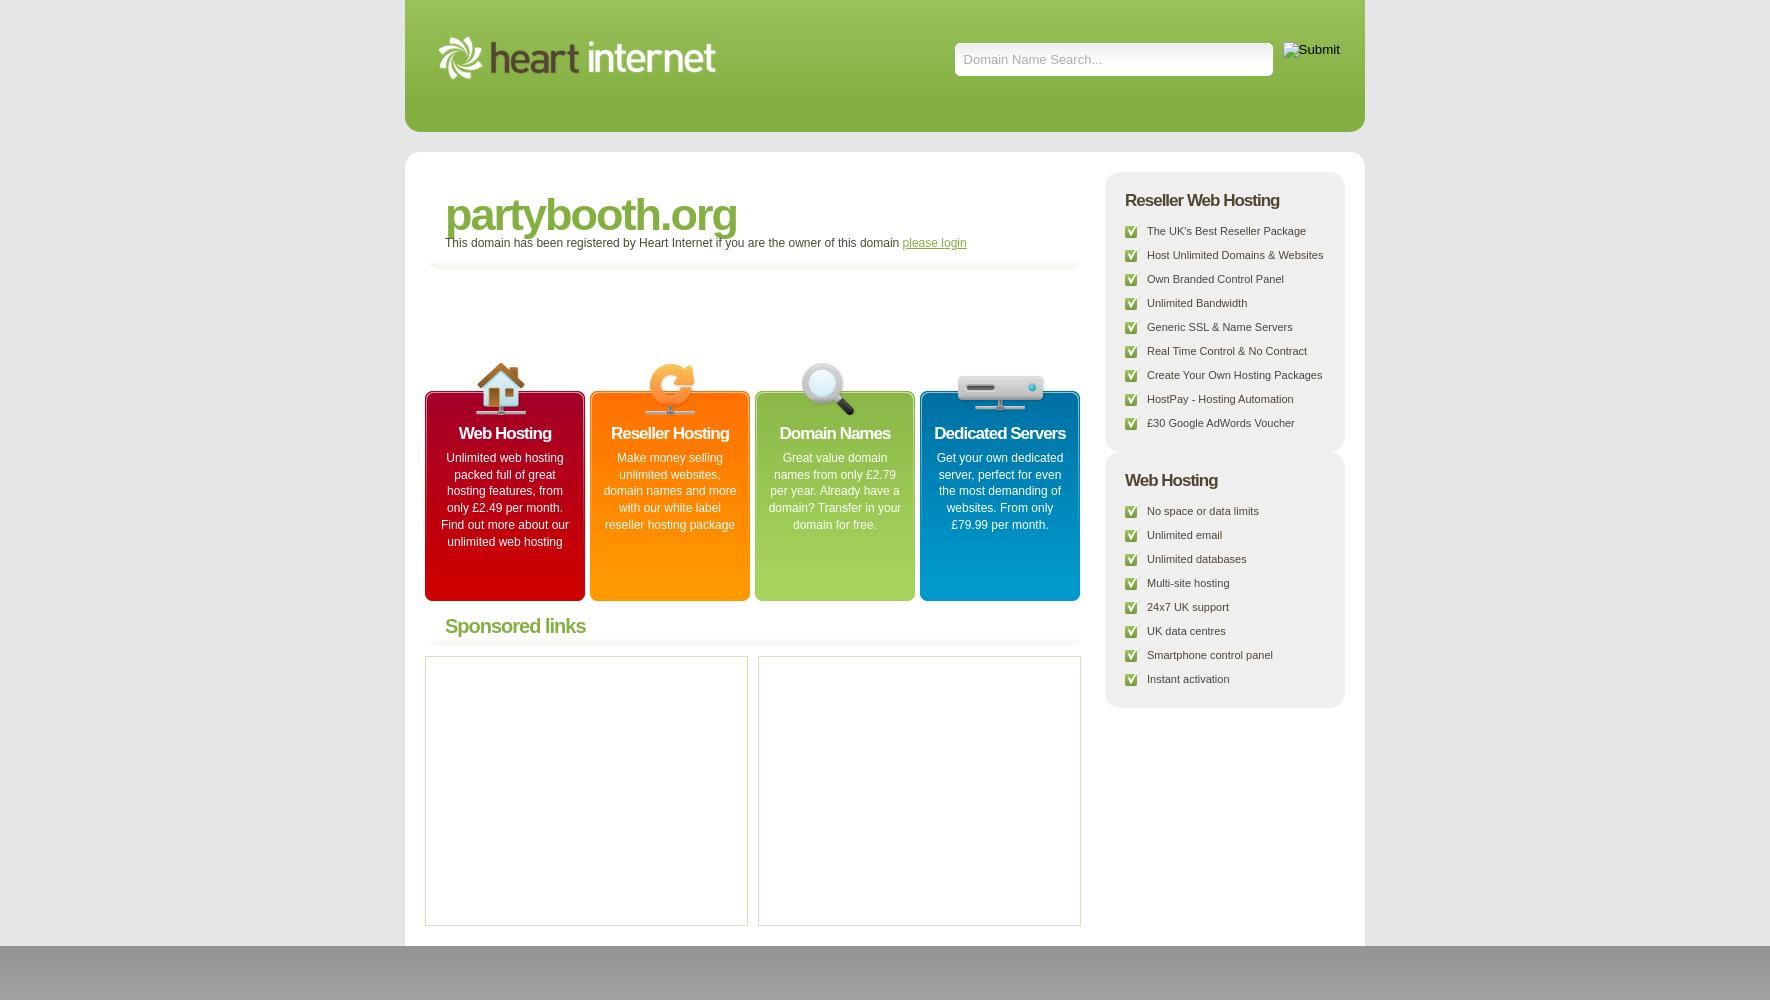  What do you see at coordinates (768, 489) in the screenshot?
I see `'Great value domain names from only £2.79 per year. Already have a domain? Transfer in your domain for free.'` at bounding box center [768, 489].